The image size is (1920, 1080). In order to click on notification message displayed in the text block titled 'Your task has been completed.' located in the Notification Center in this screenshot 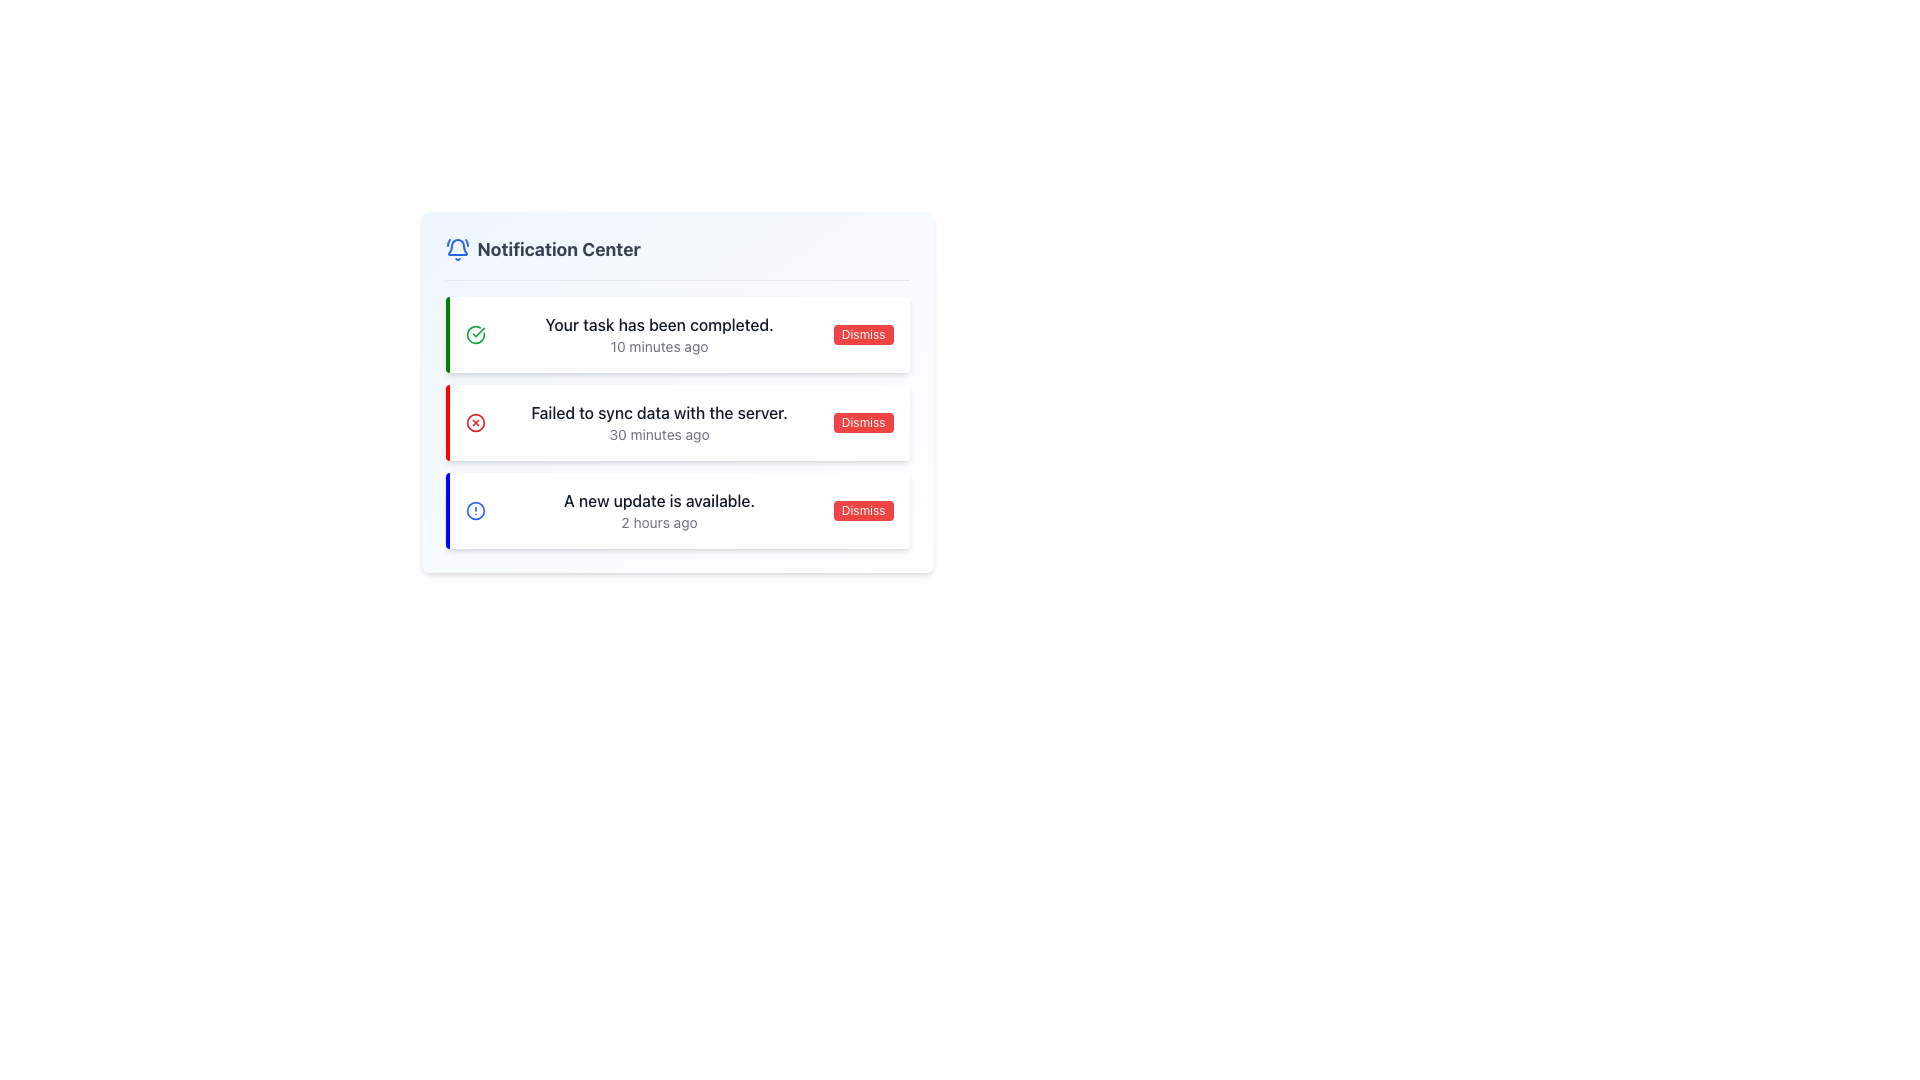, I will do `click(659, 334)`.